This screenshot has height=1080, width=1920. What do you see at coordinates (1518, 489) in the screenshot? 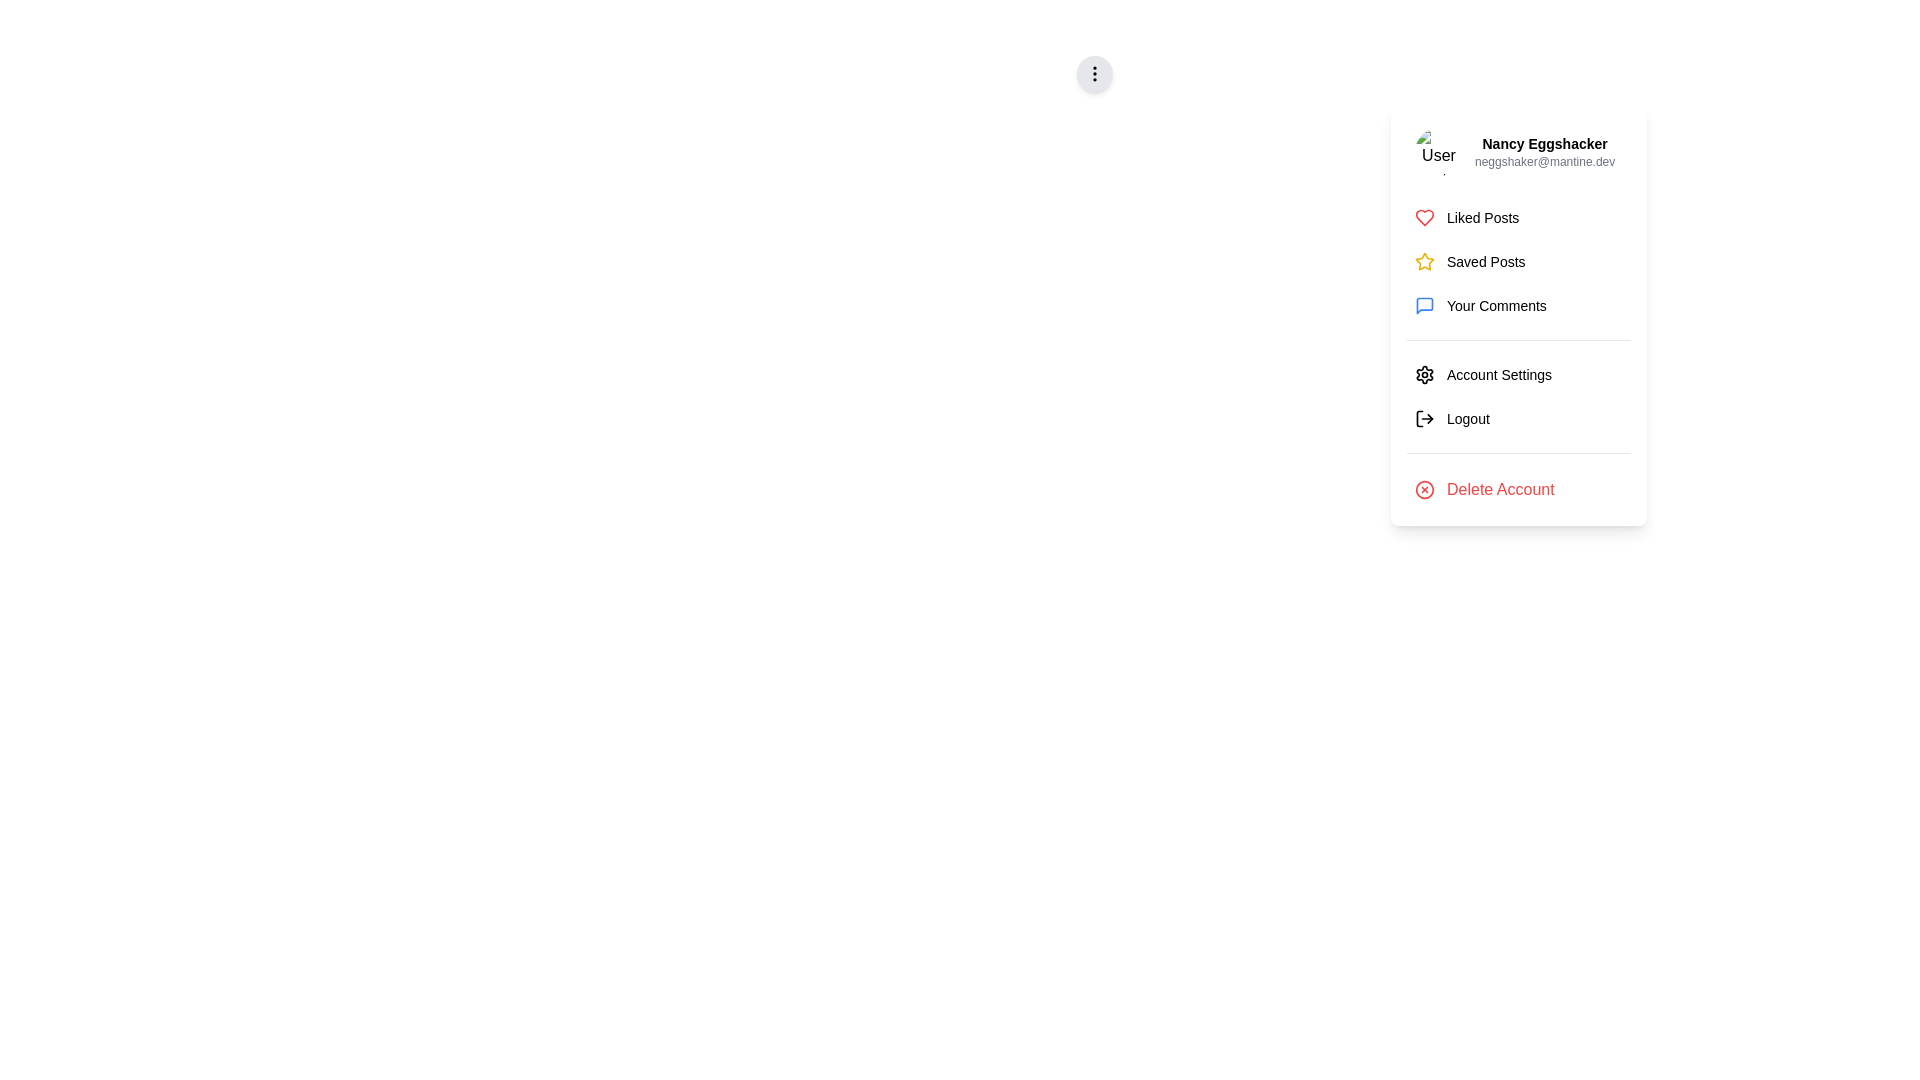
I see `the 'Delete Account' button styled in red at the bottom of the menu to initiate the account deletion process` at bounding box center [1518, 489].